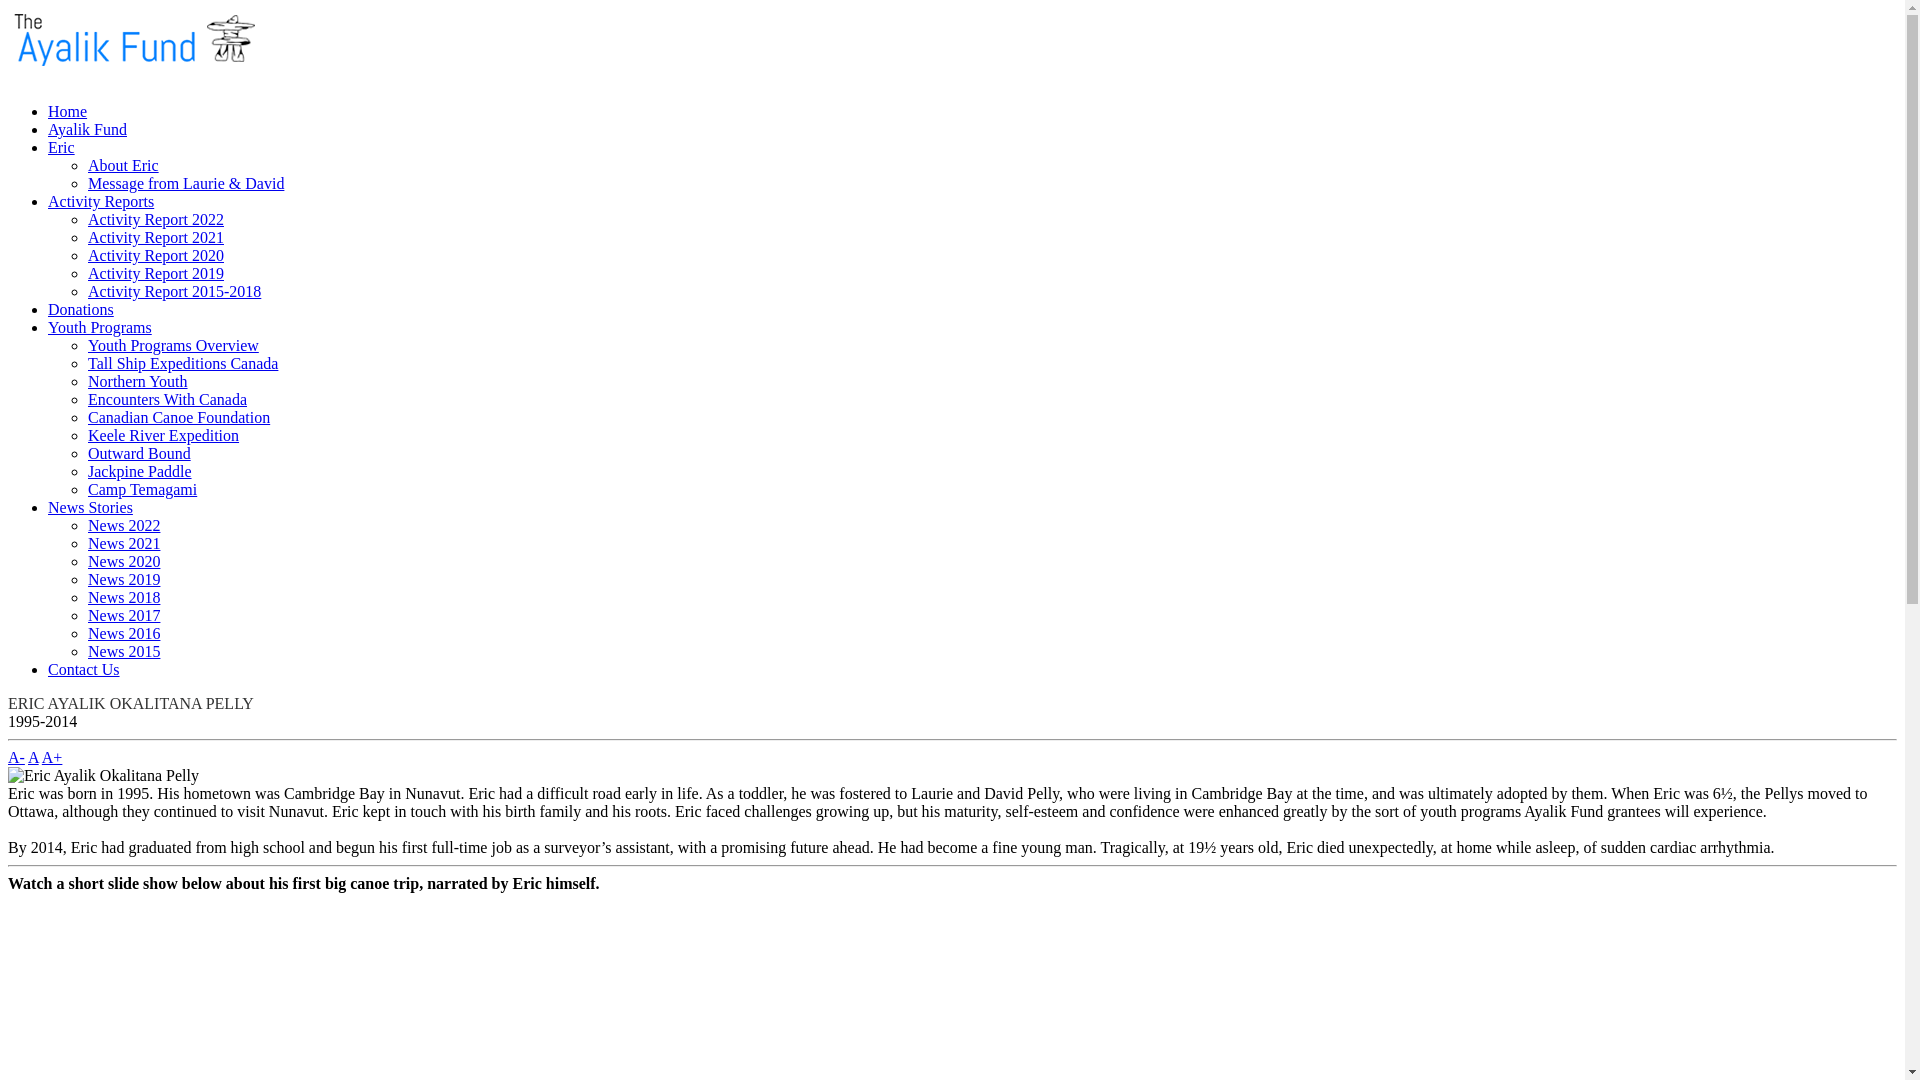  What do you see at coordinates (173, 344) in the screenshot?
I see `'Youth Programs Overview'` at bounding box center [173, 344].